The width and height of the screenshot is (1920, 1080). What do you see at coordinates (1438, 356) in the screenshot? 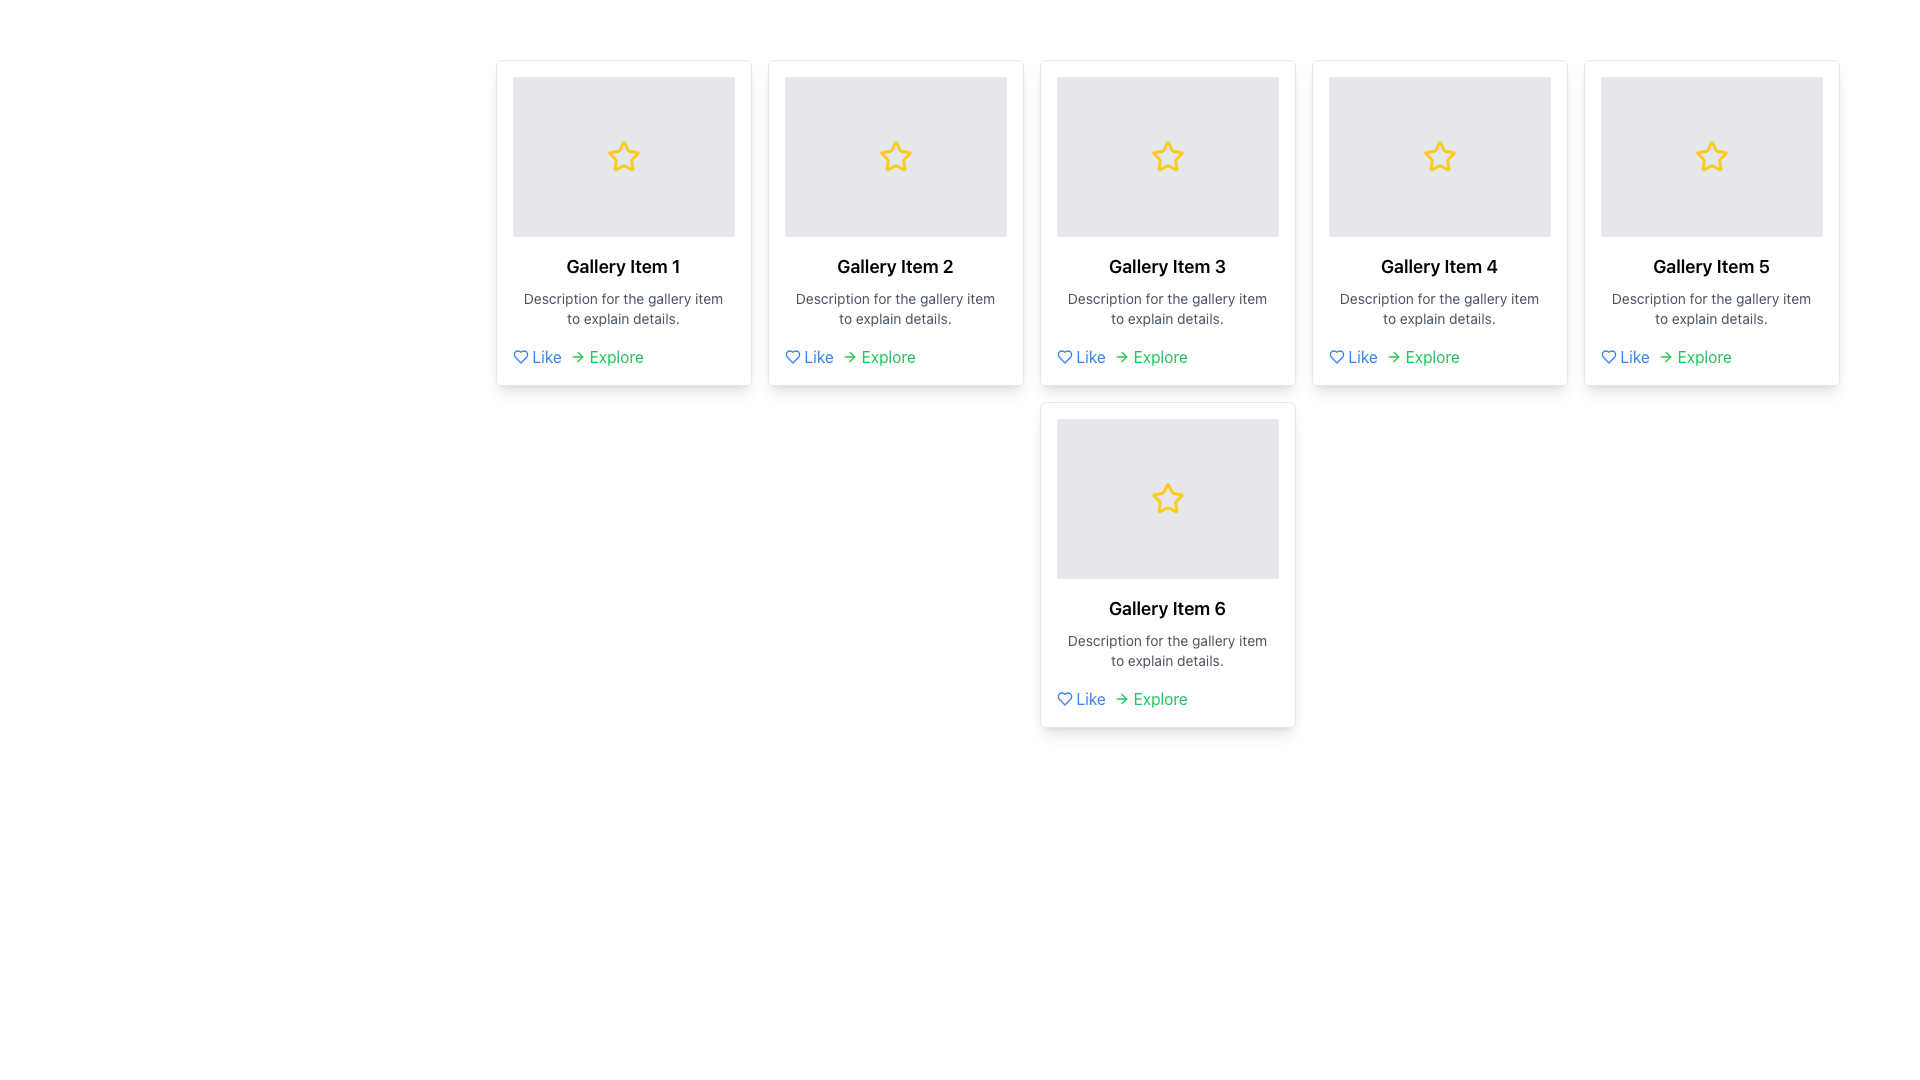
I see `the 'Explore' text in the Interactive options group located in the lower section of the panel titled 'Gallery Item 4'` at bounding box center [1438, 356].